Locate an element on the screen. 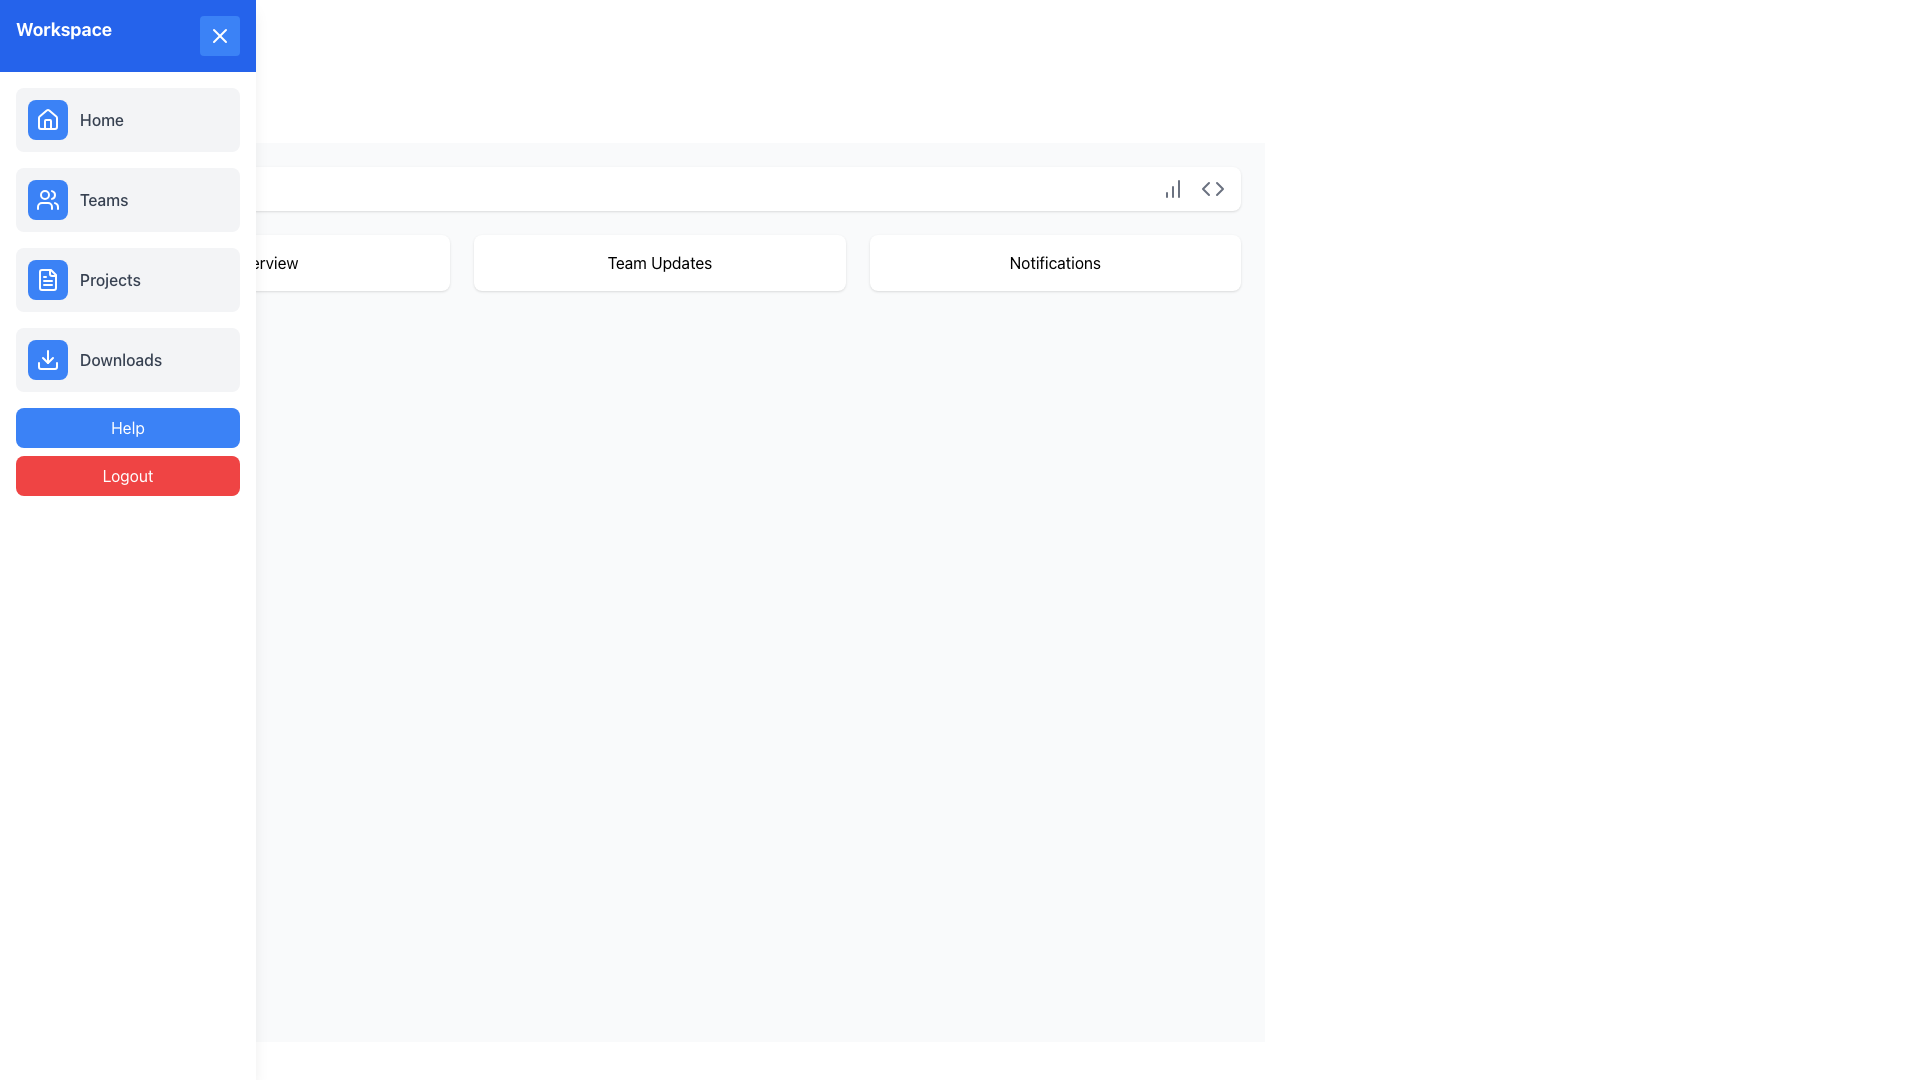 The image size is (1920, 1080). the Close Icon Button, which is an 'X' symbol on a blue circular background located at the top-right corner of the navigation sidebar, next to the 'Workspace' header is located at coordinates (220, 35).